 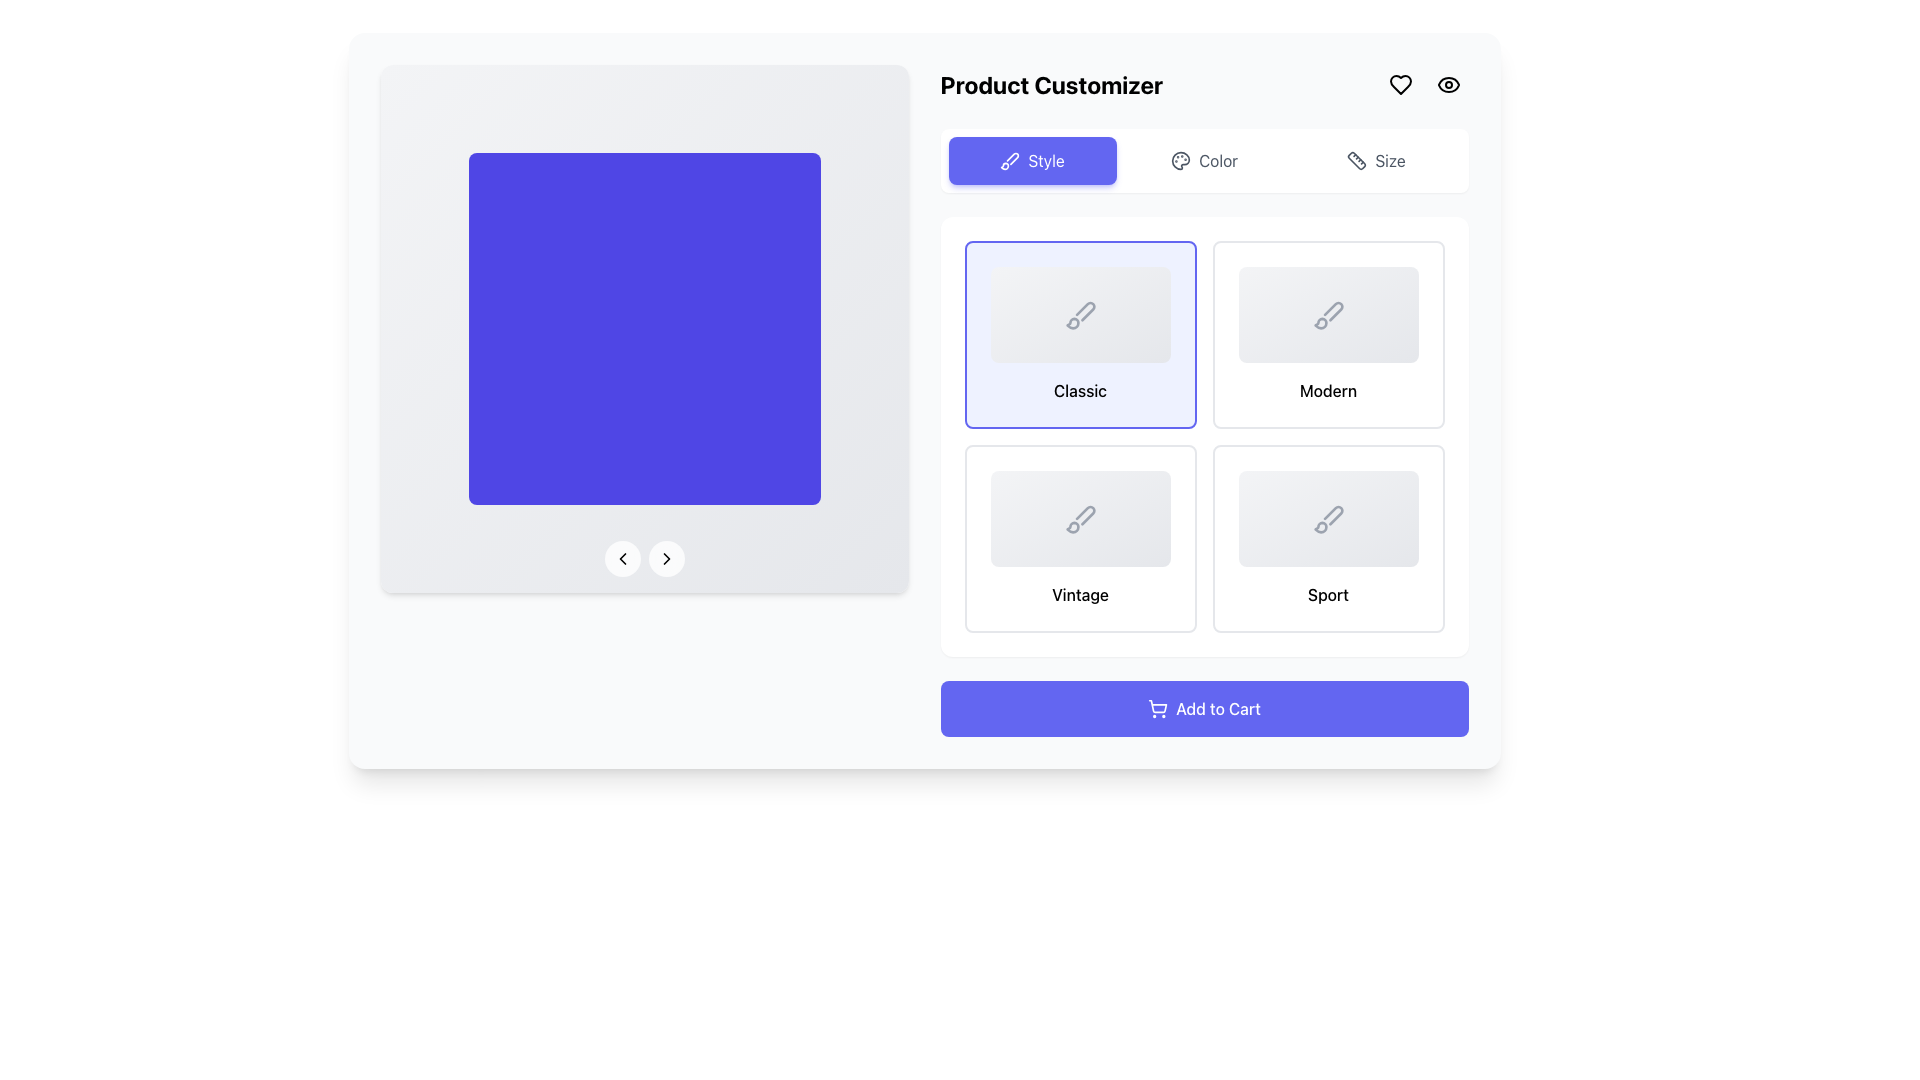 I want to click on keyboard navigation, so click(x=1071, y=322).